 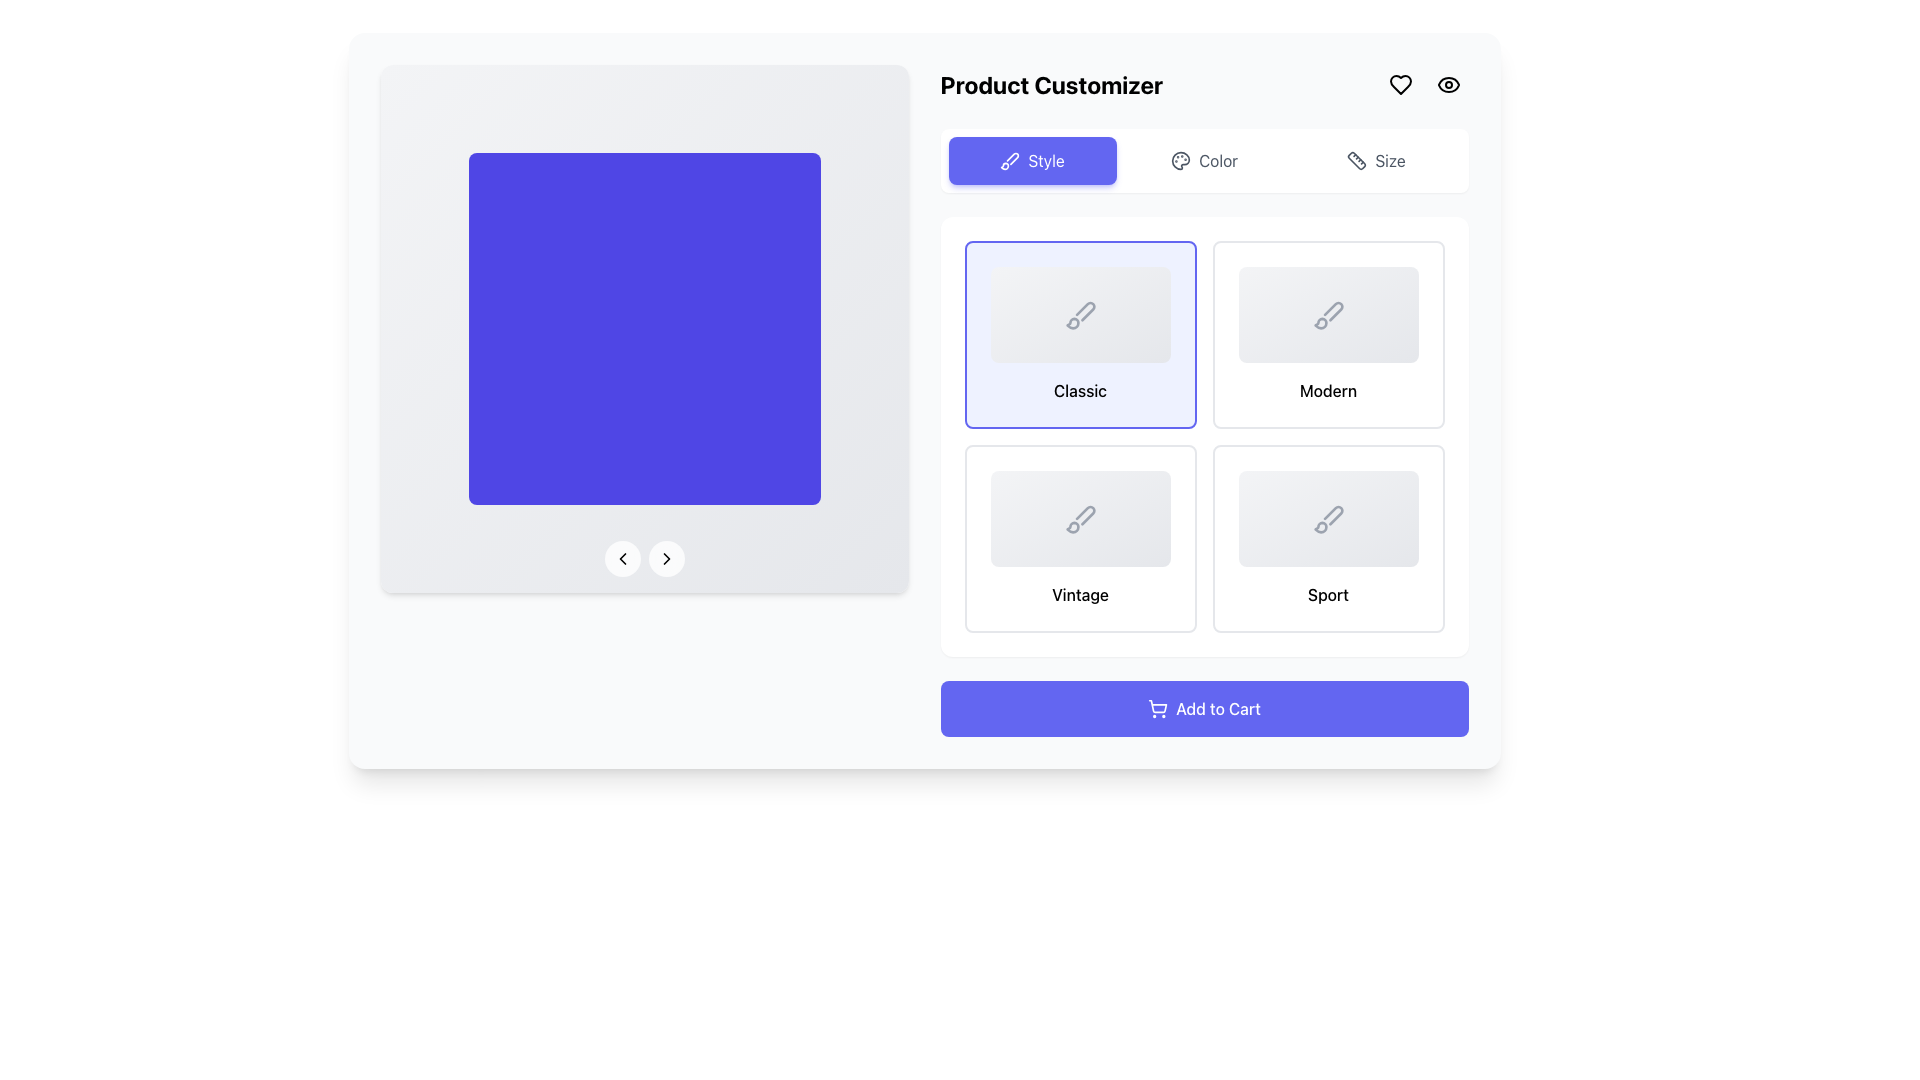 I want to click on keyboard navigation, so click(x=1071, y=322).